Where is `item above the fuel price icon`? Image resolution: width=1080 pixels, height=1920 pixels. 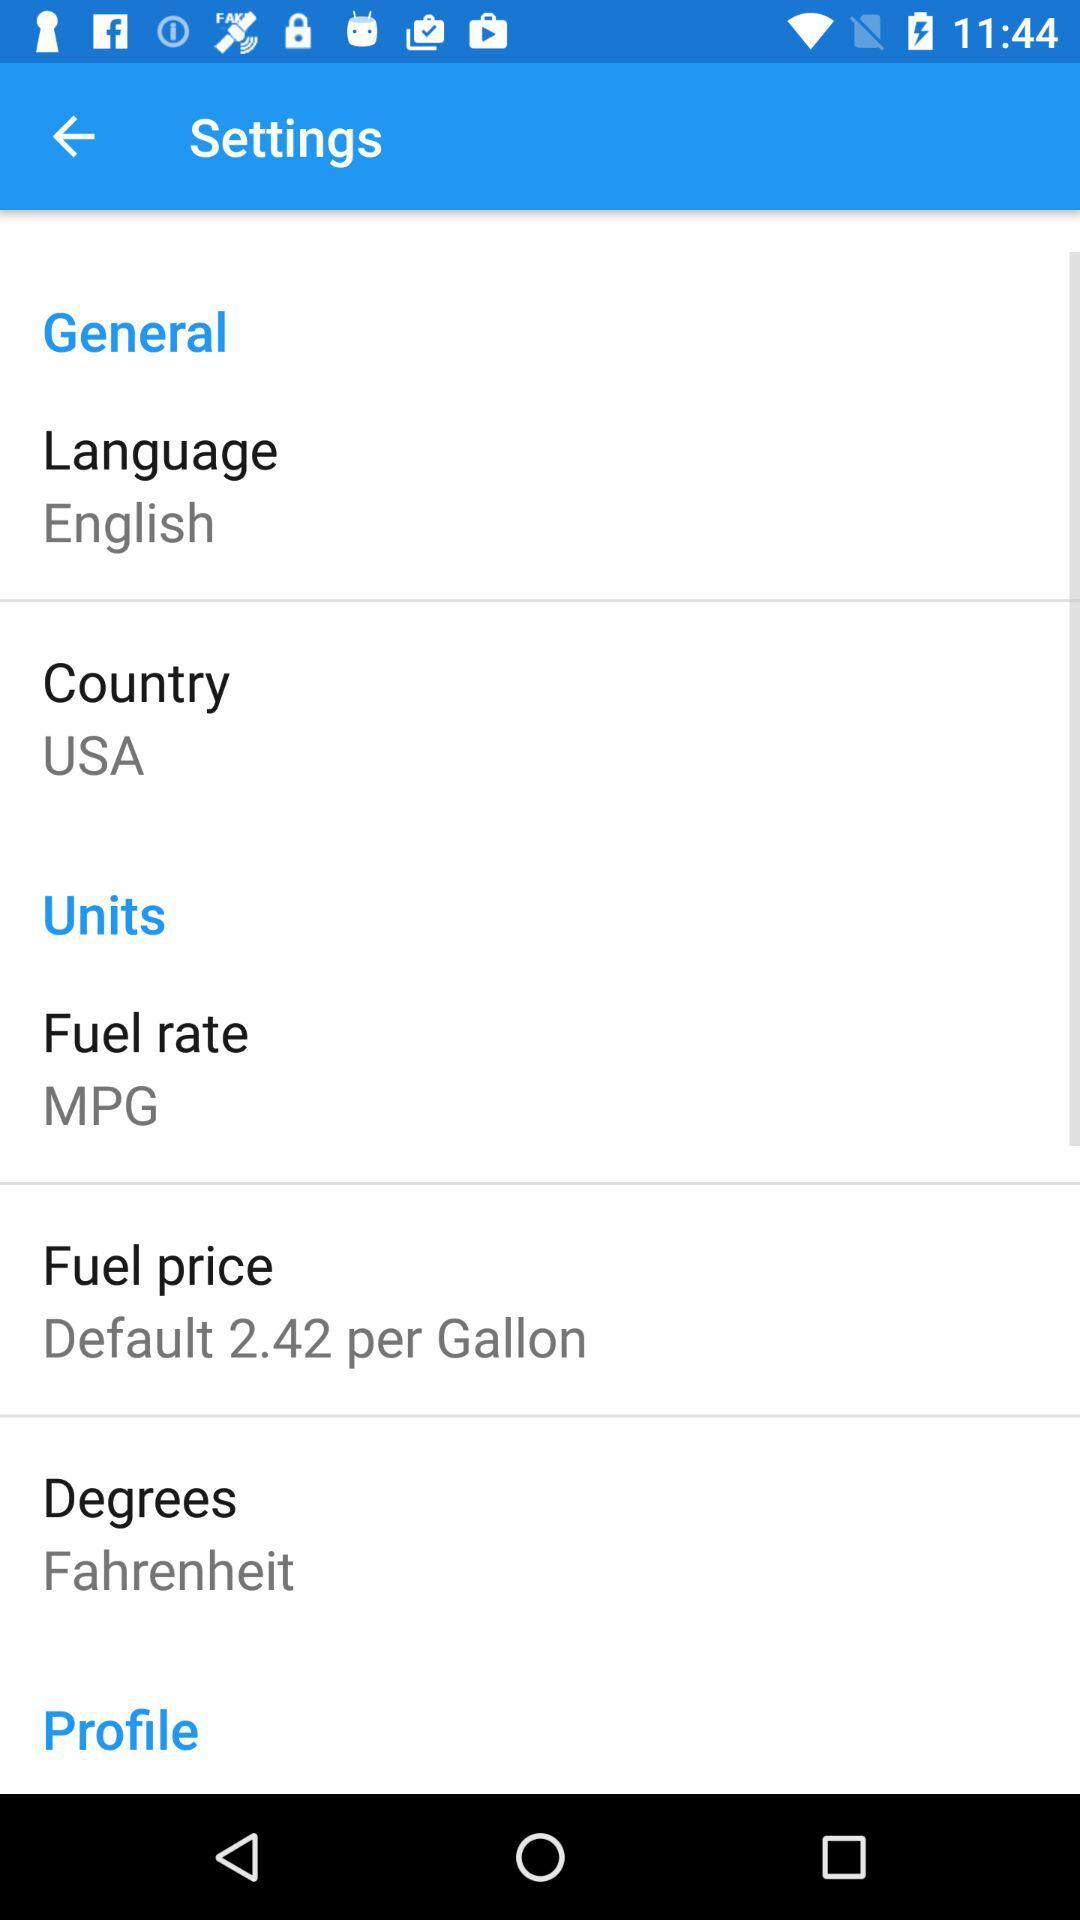
item above the fuel price icon is located at coordinates (100, 1102).